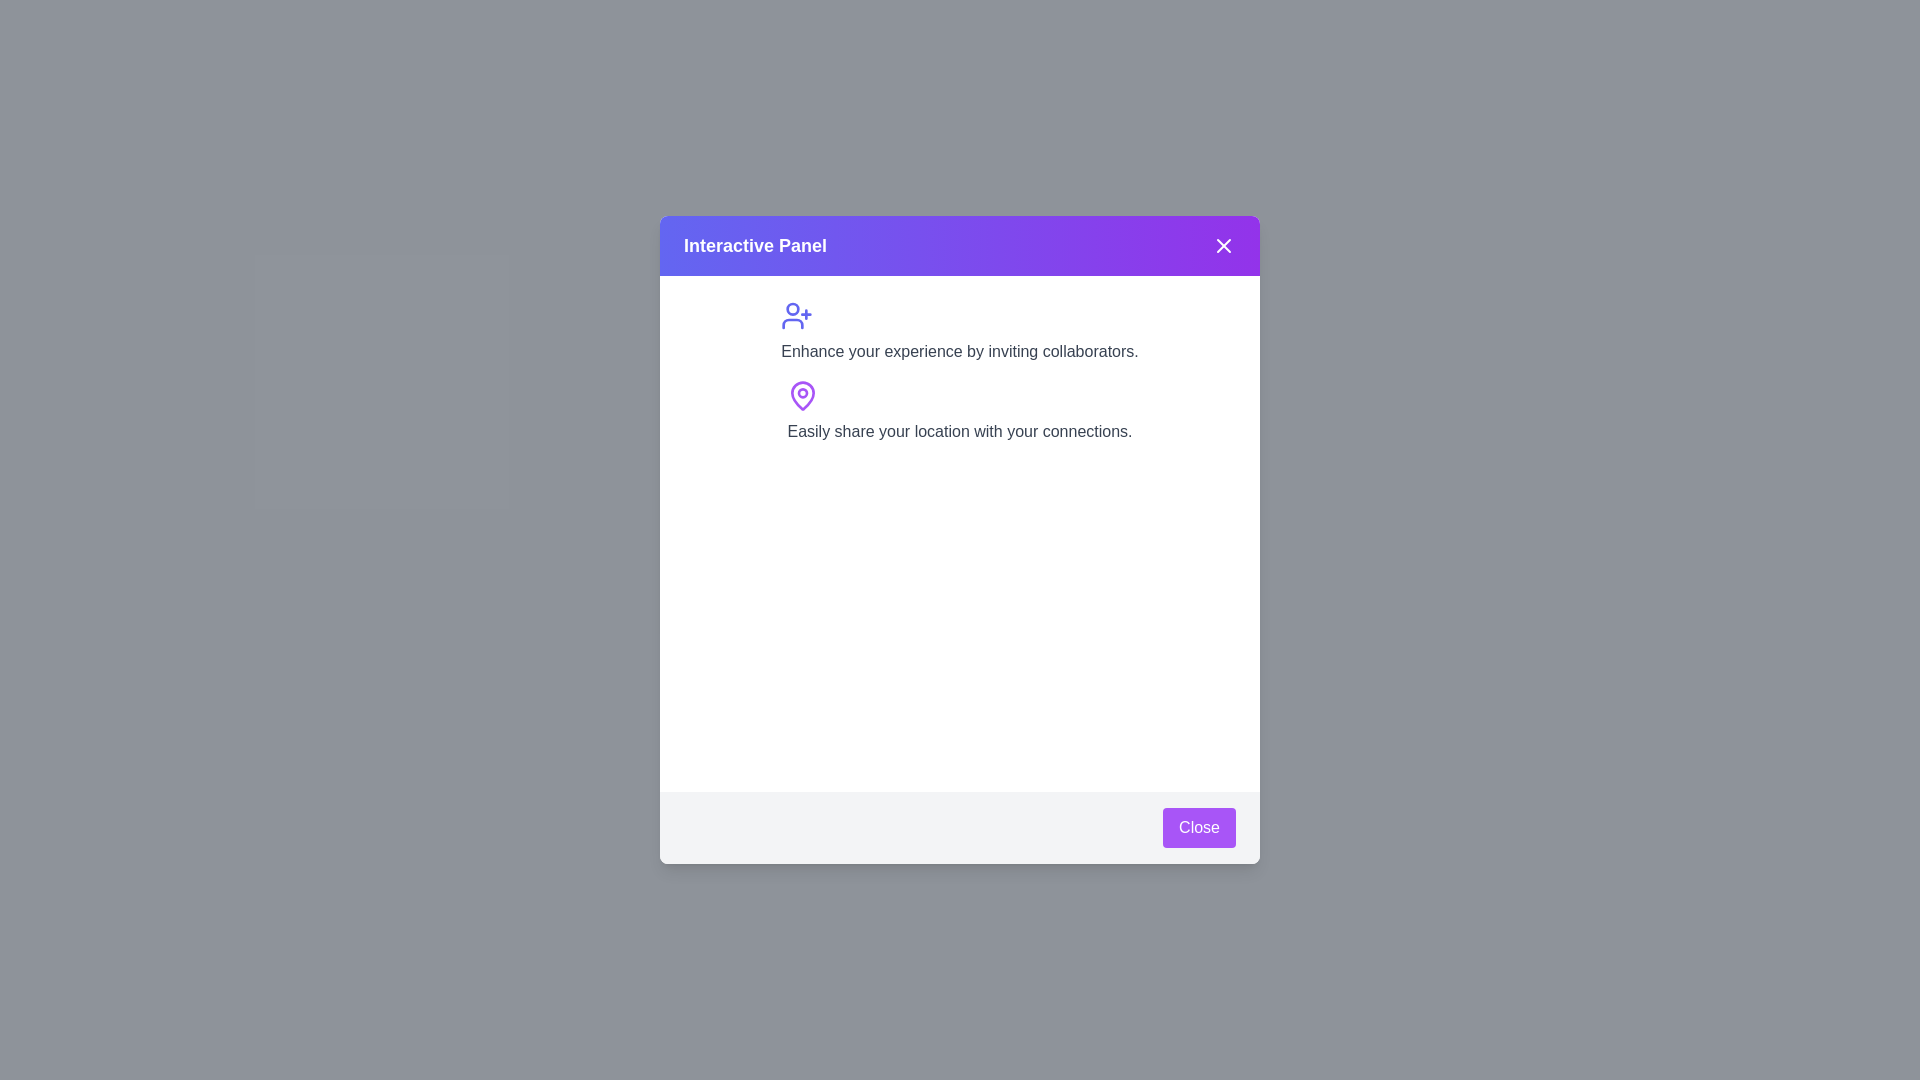 Image resolution: width=1920 pixels, height=1080 pixels. I want to click on the map pin icon, which has a purple stroke color, located within a clean and modern interface panel, situated near the center of the panel below a header and a collaboration icon, so click(803, 396).